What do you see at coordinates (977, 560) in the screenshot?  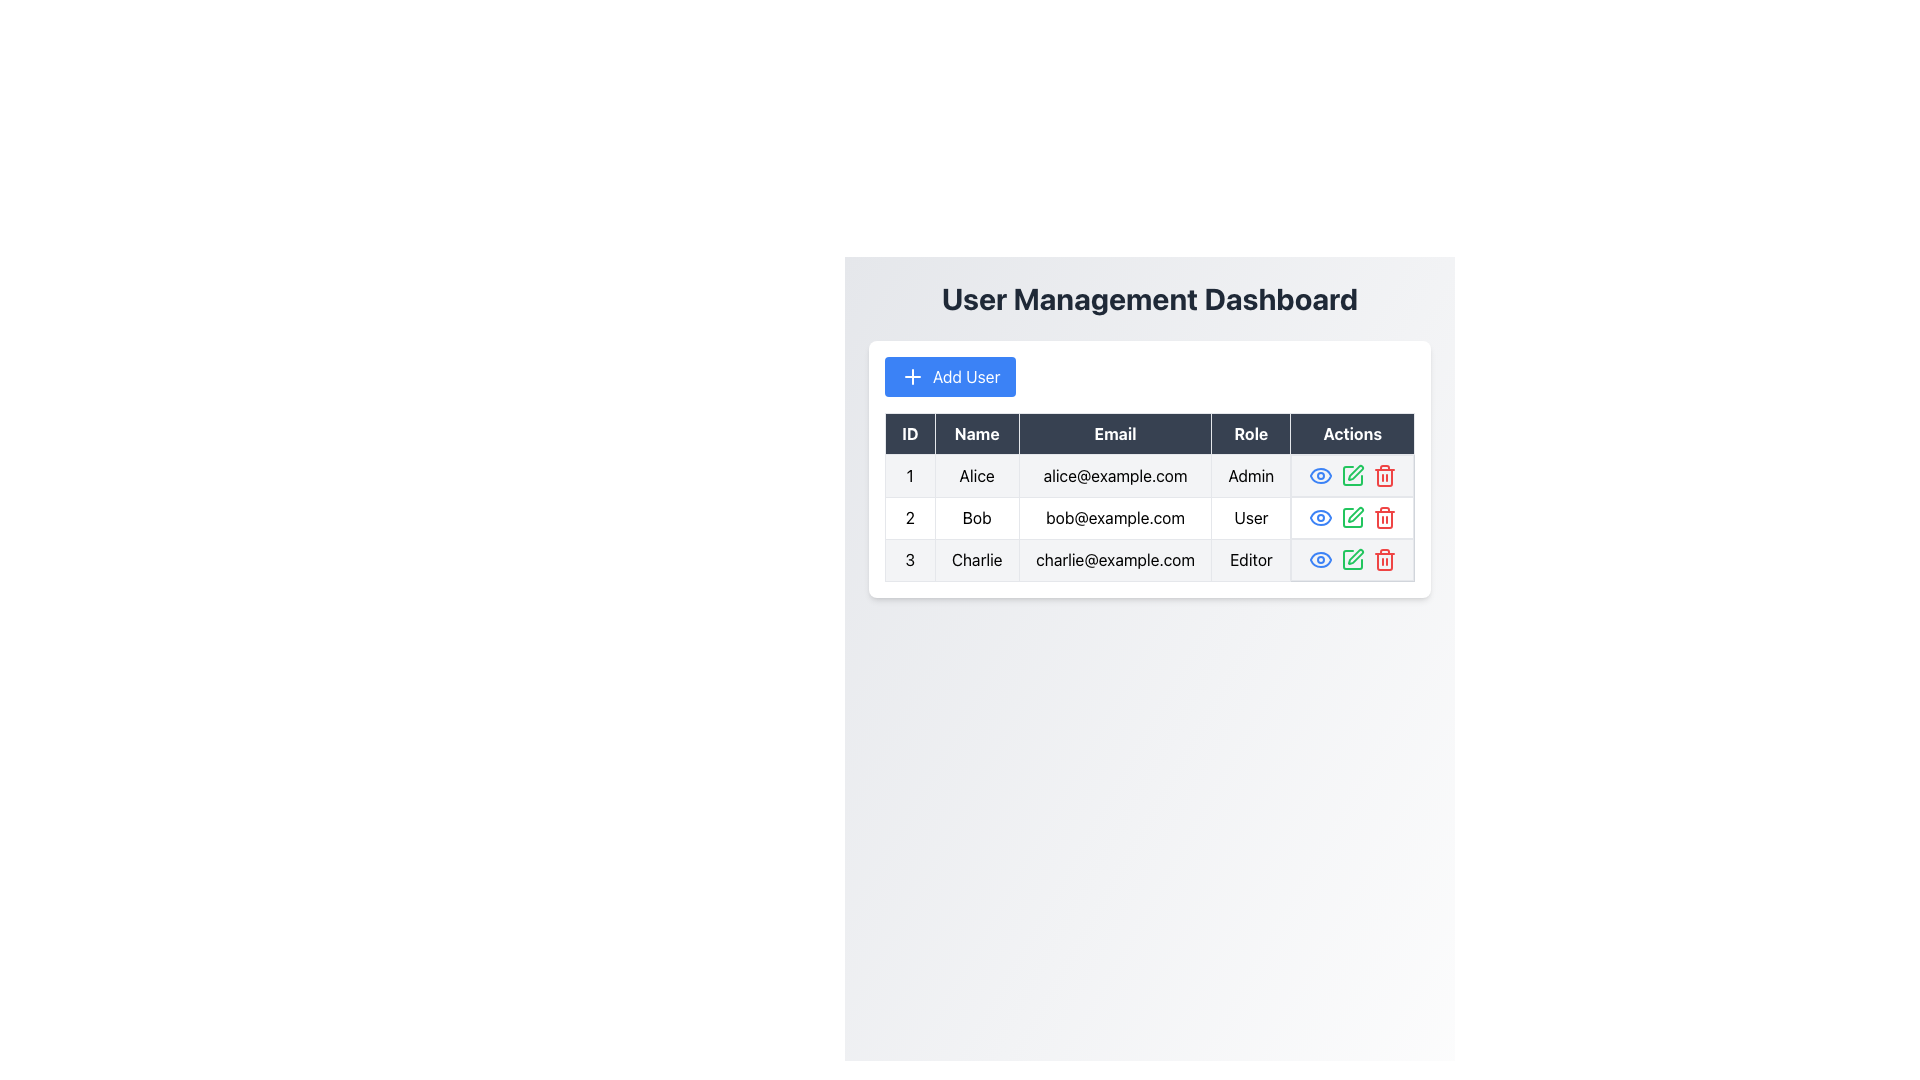 I see `the text label displaying 'Charlie', which is styled with padding and a border, located in the third row under the 'Name' column of a table-like structure` at bounding box center [977, 560].